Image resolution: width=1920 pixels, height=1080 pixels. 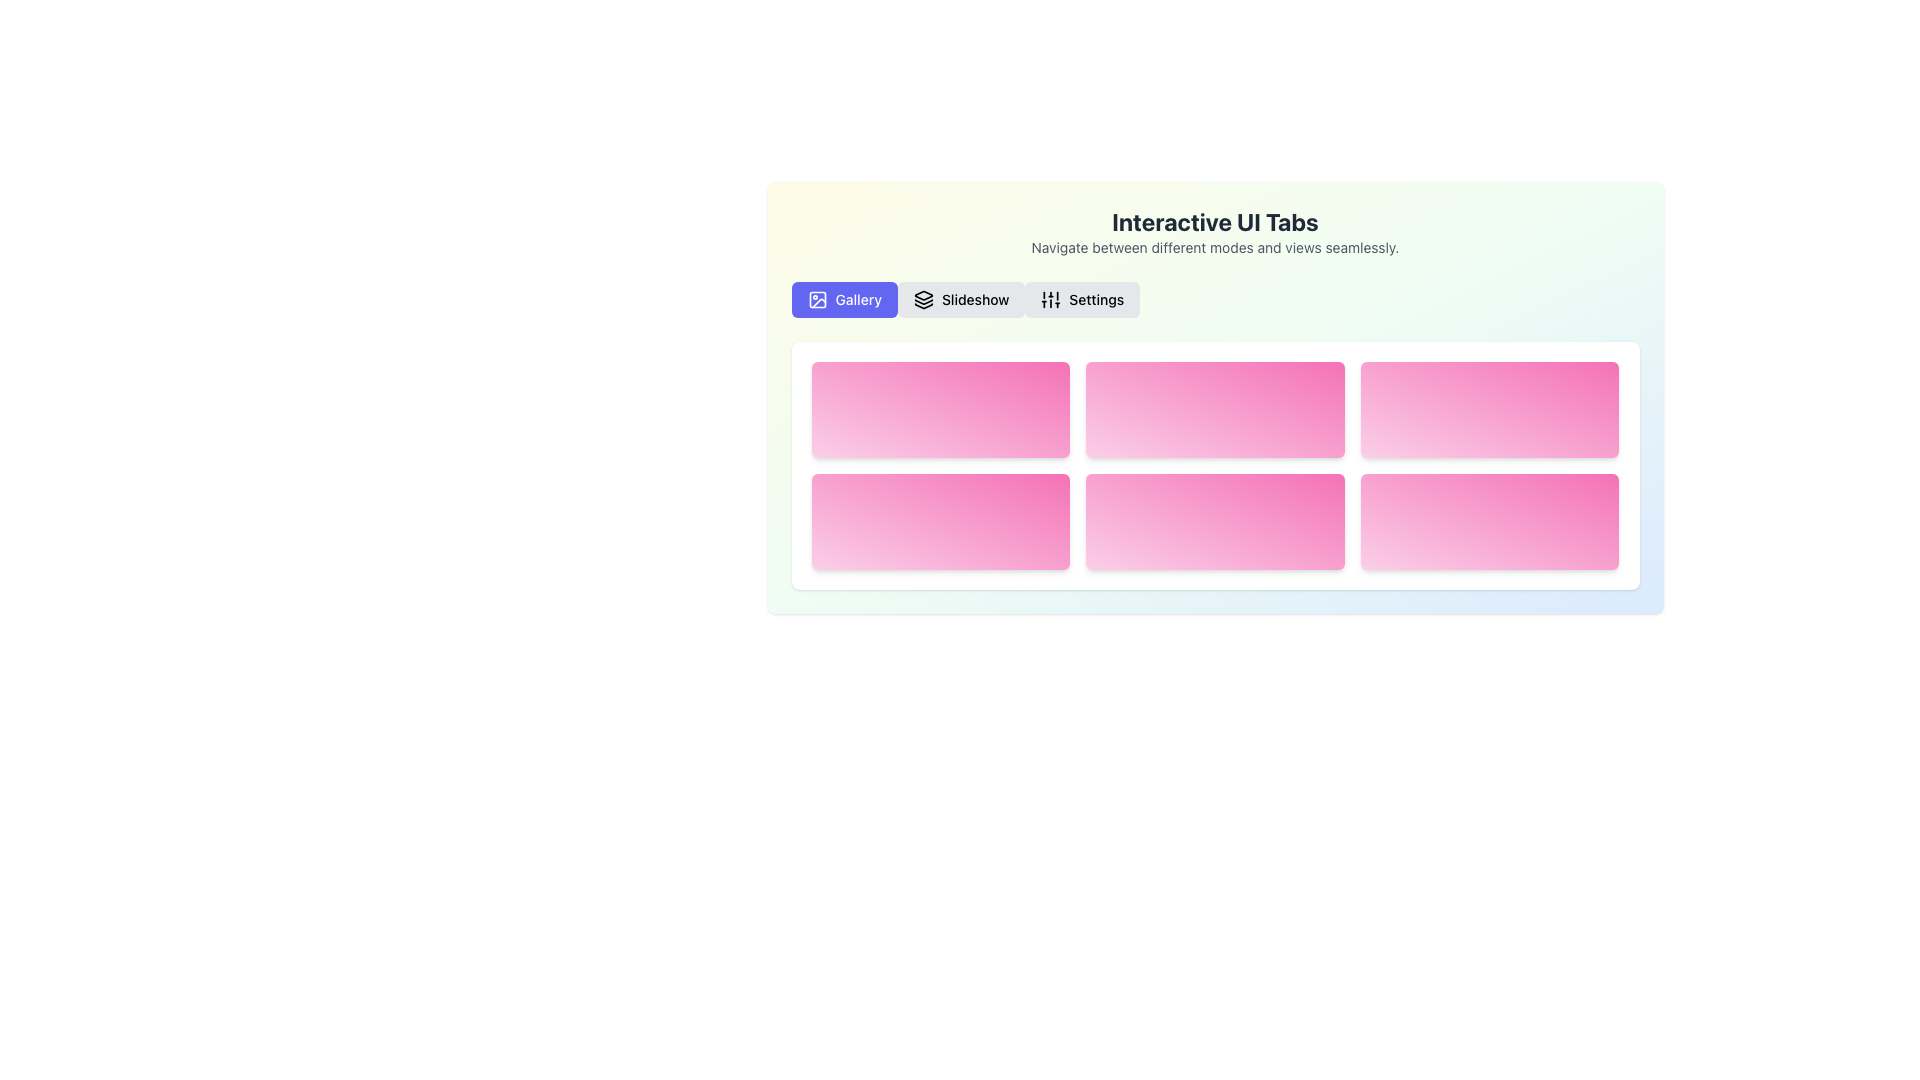 I want to click on decorative panel located in the second row, first column of the grid, which organizes or frames content, so click(x=939, y=520).